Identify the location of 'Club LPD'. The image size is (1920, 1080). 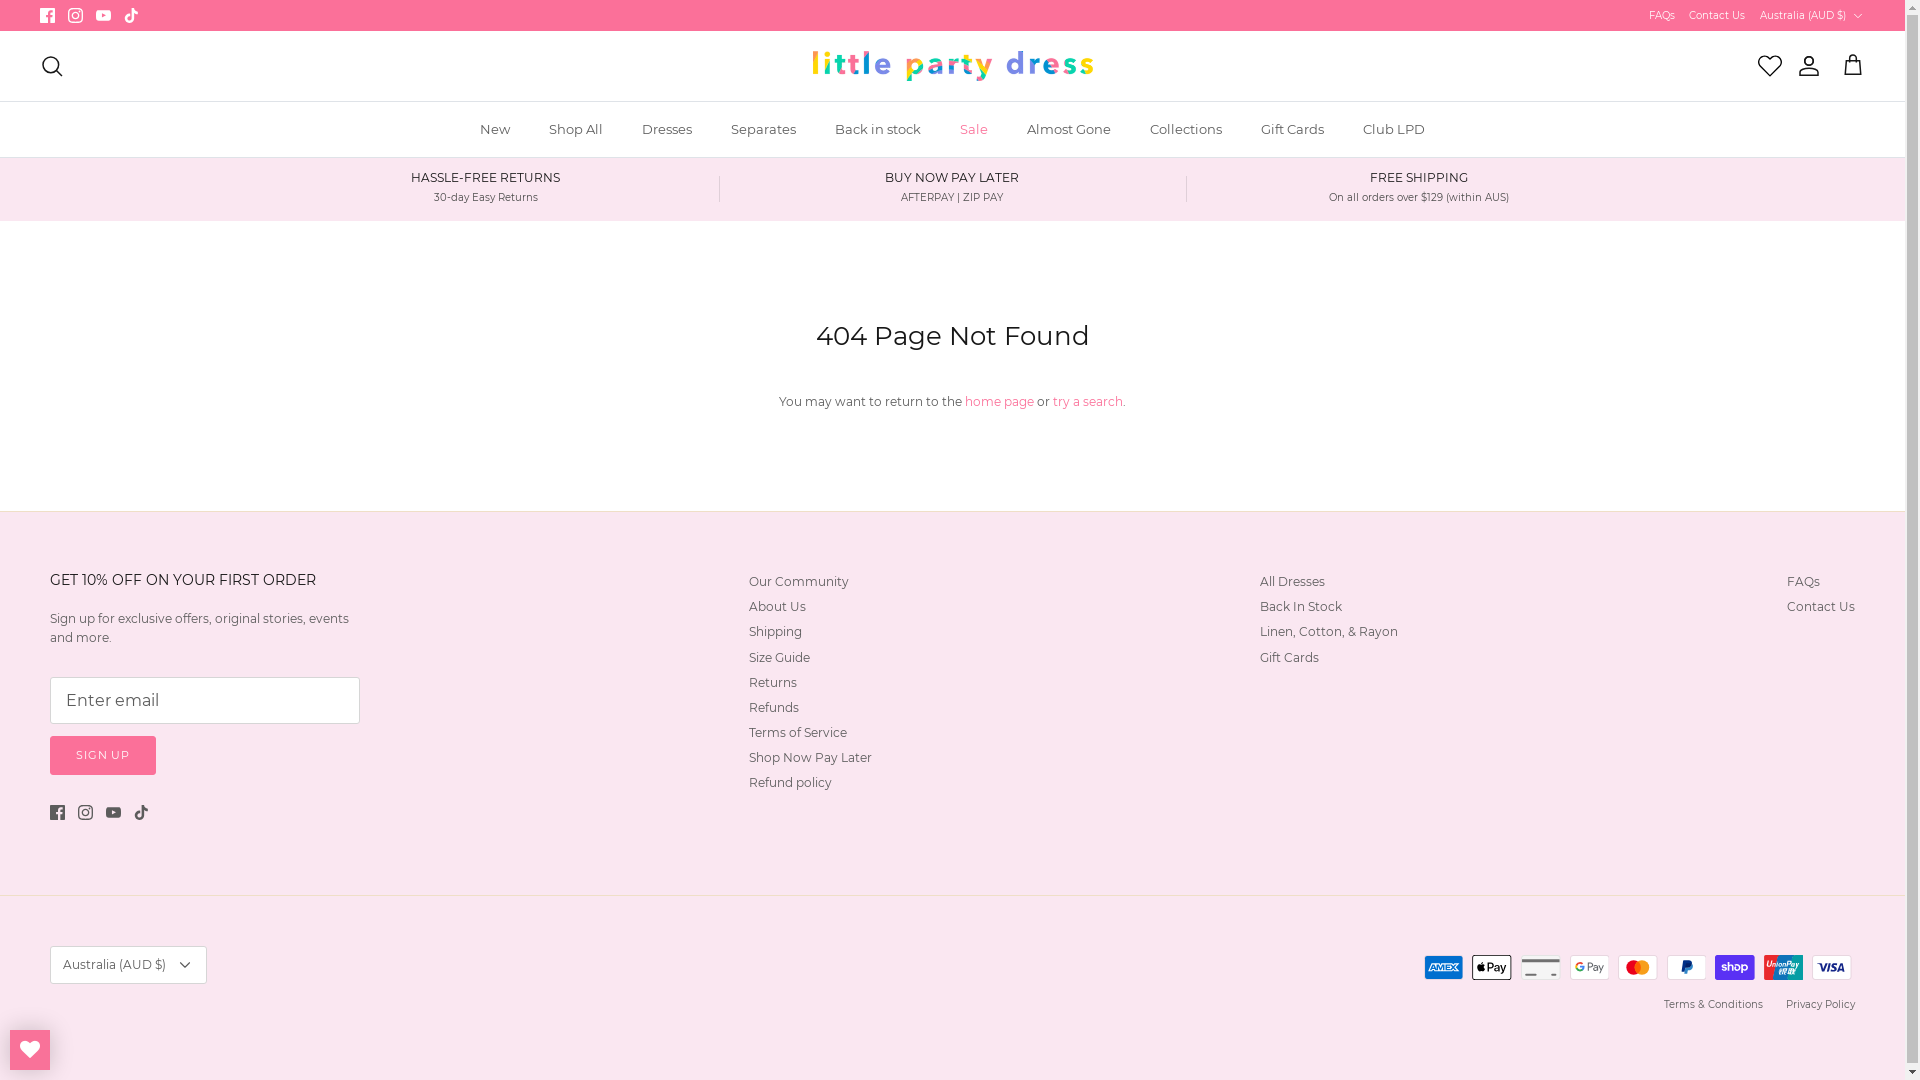
(1344, 130).